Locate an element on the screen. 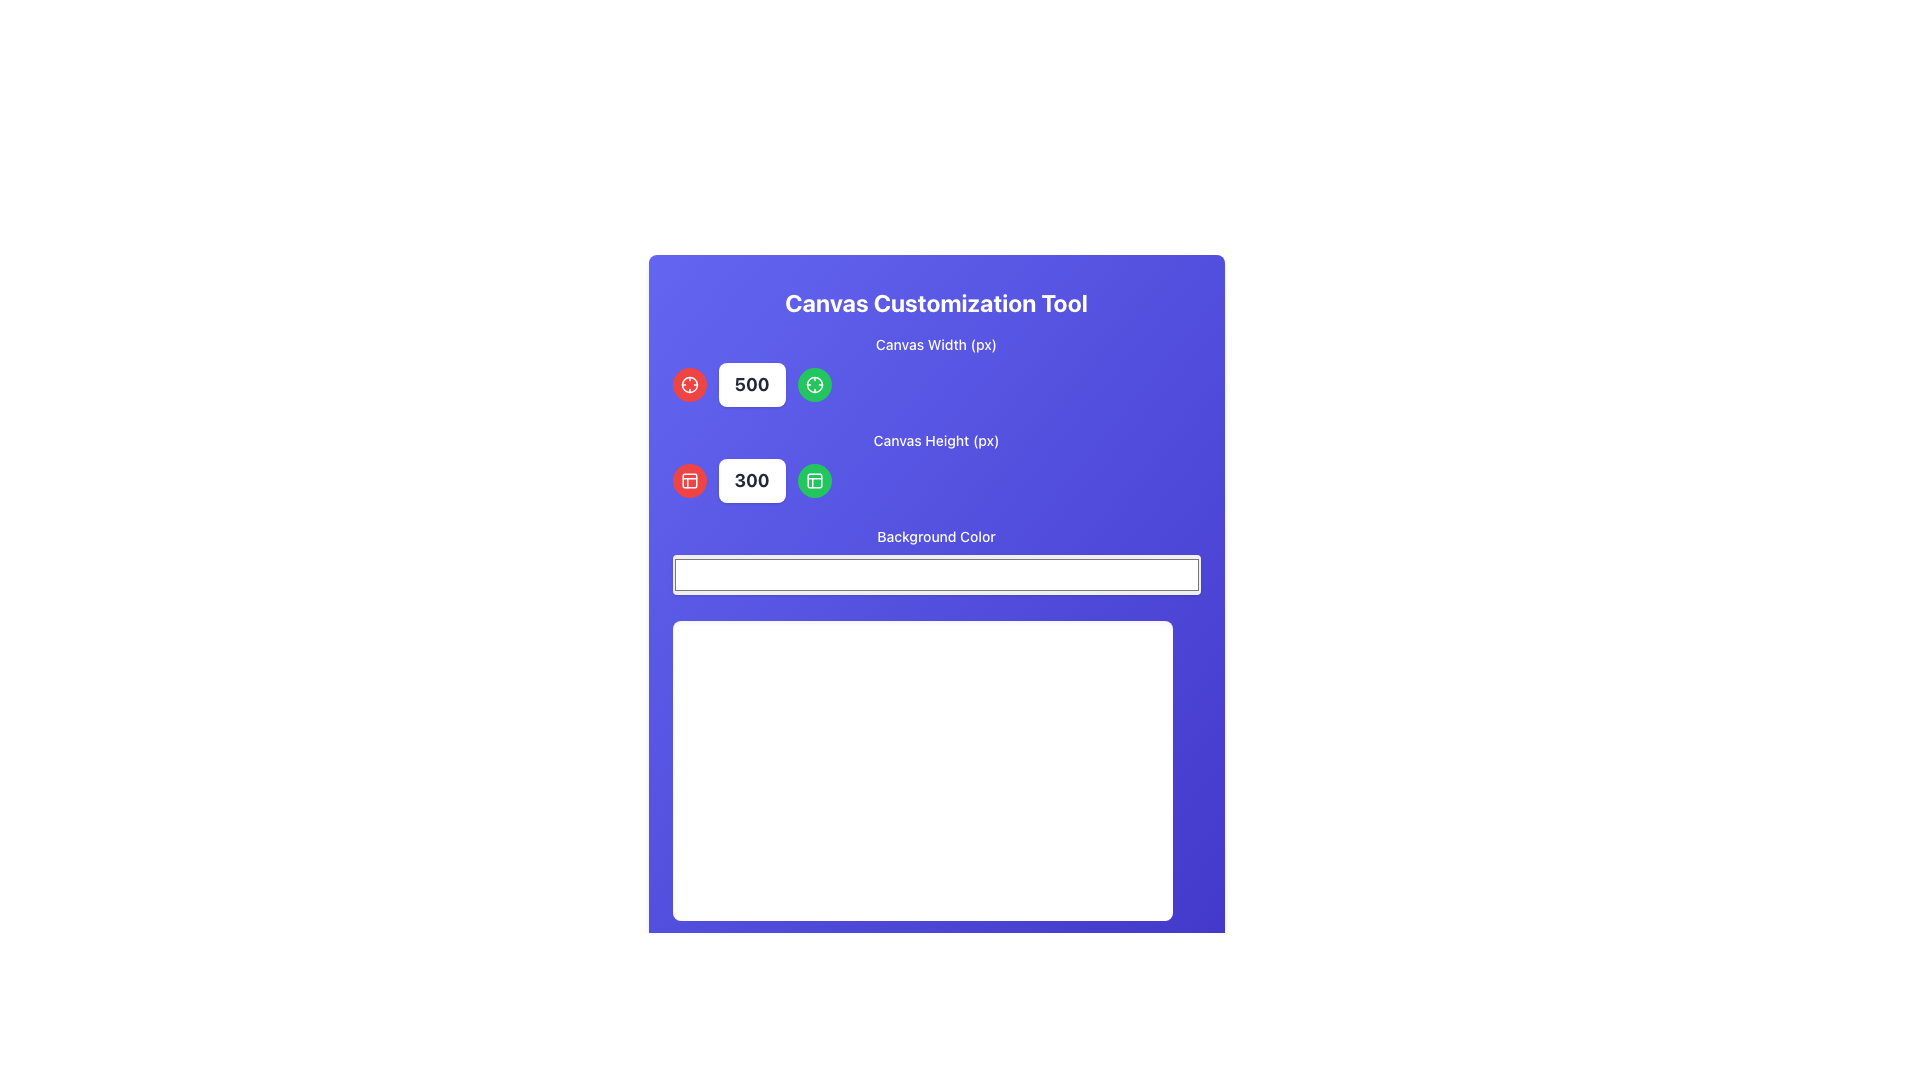  the green button next to the numeric input field labeled 'Canvas Width (px)' to increase the width is located at coordinates (935, 370).